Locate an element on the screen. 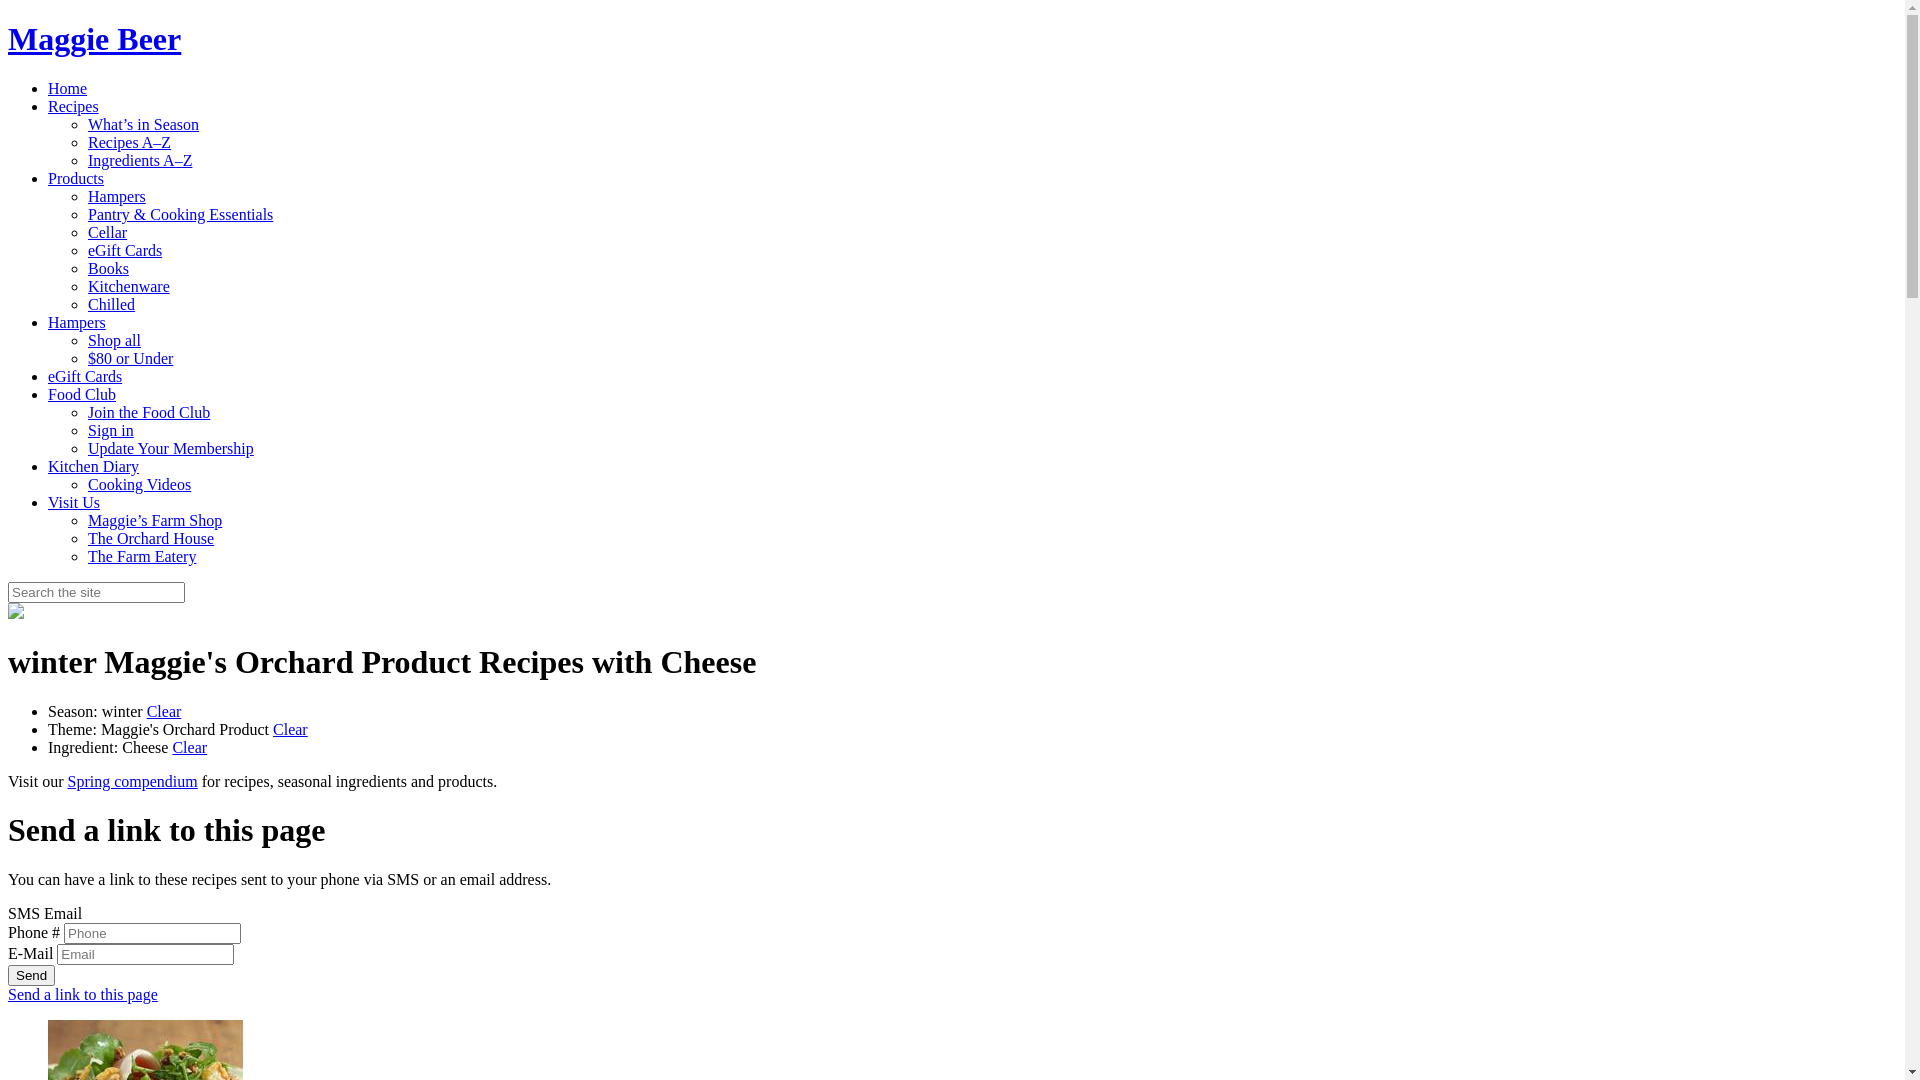 This screenshot has height=1080, width=1920. 'eGift Cards' is located at coordinates (84, 376).